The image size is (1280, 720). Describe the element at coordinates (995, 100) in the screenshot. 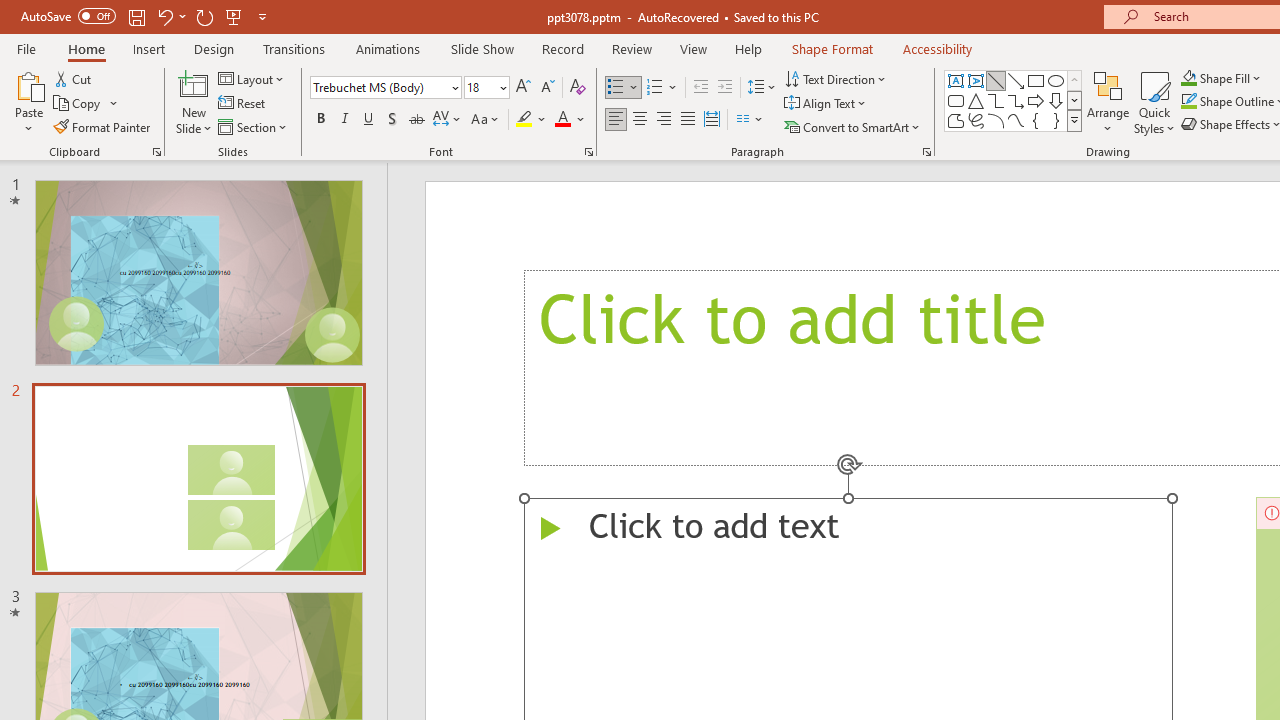

I see `'Connector: Elbow'` at that location.